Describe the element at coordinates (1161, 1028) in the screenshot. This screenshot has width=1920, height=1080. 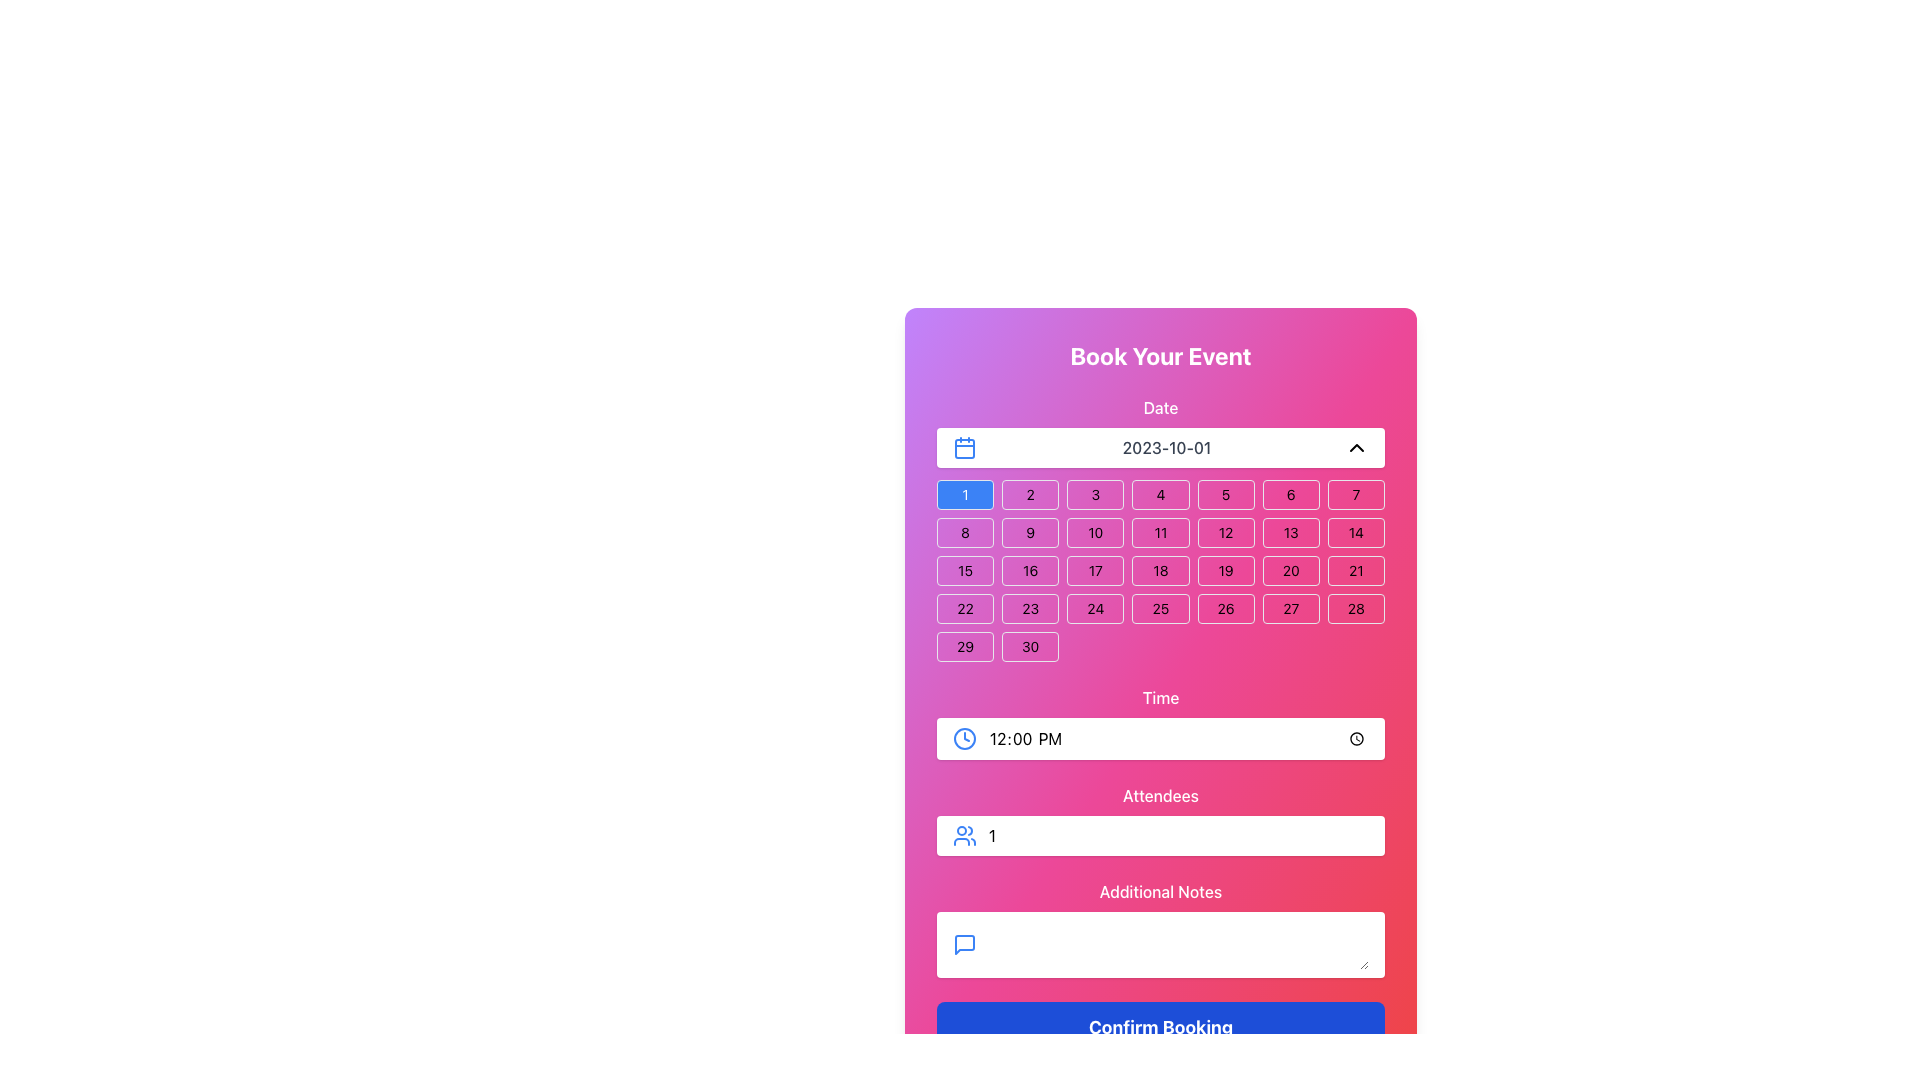
I see `the 'Confirm Booking' button, which is a rectangular button with a blue background and white bold text, located at the bottom of the 'Book Your Event' form card` at that location.